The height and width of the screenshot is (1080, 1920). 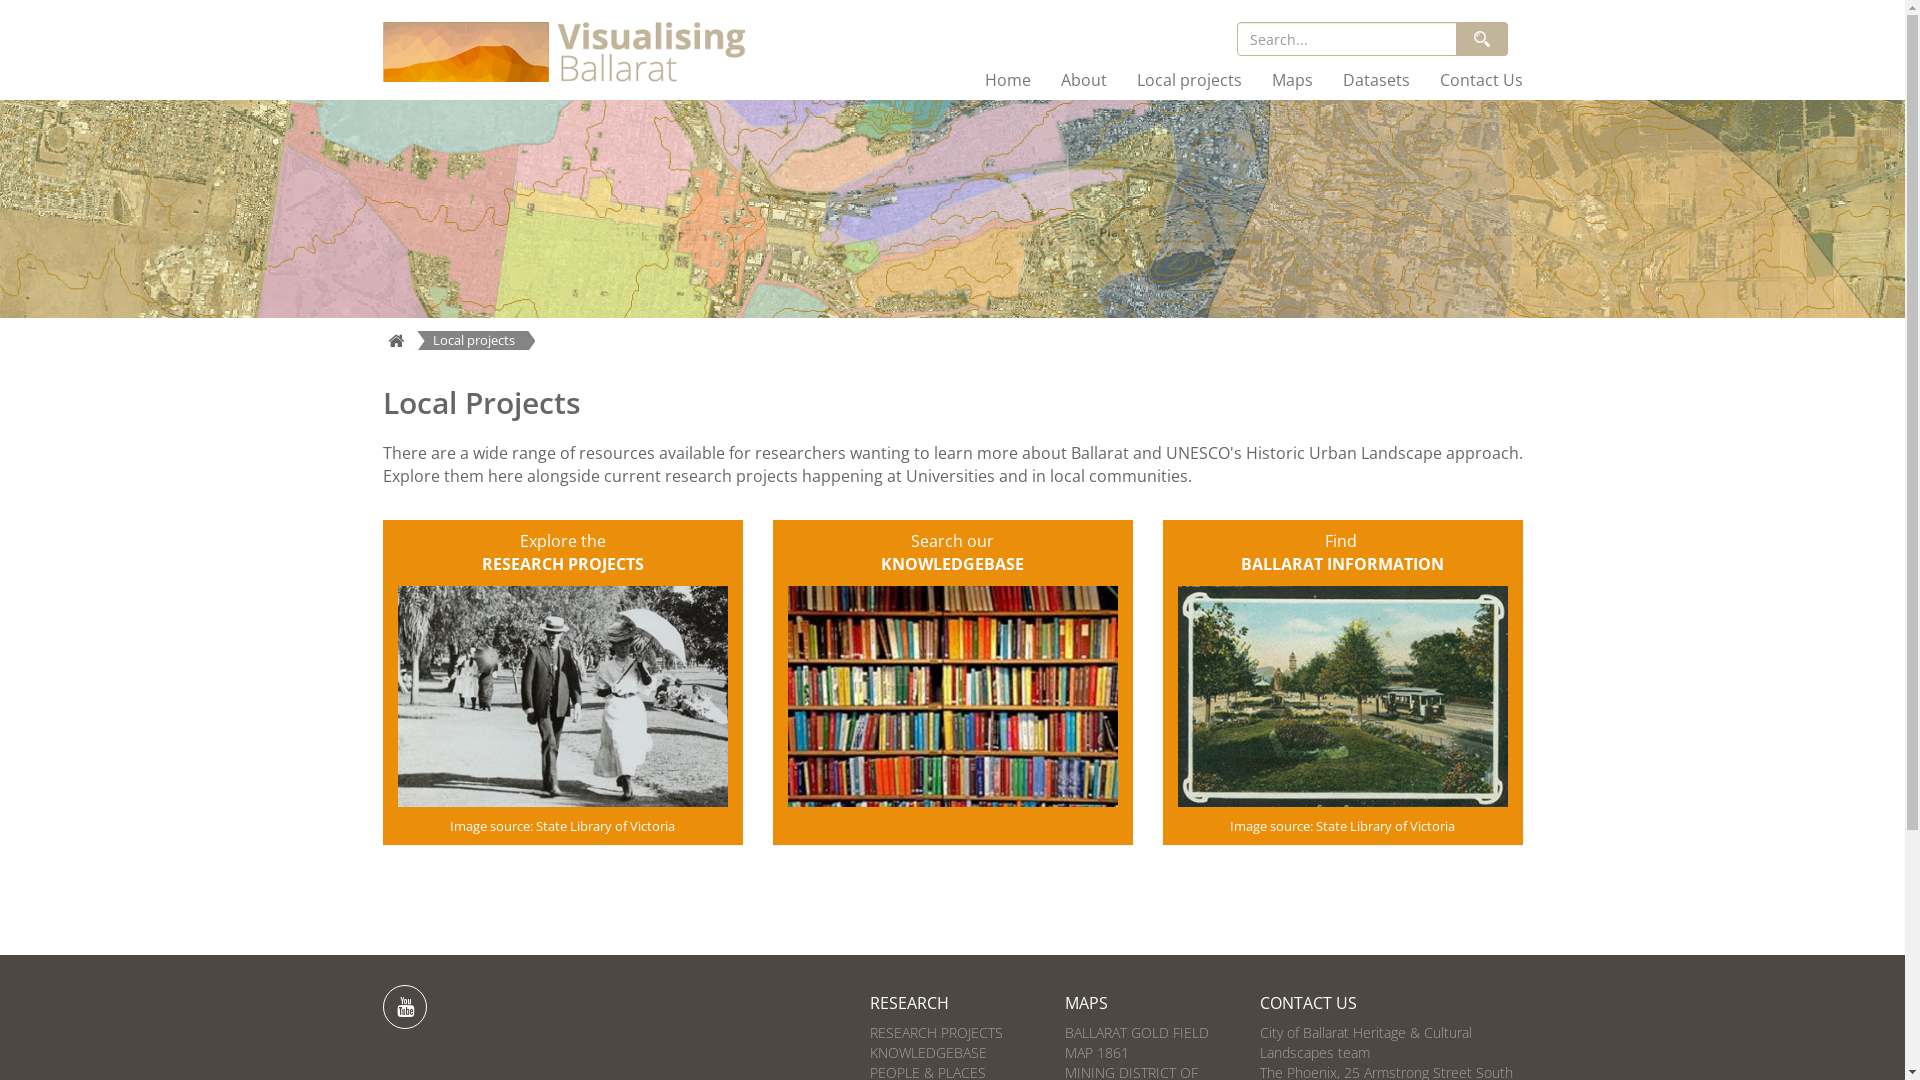 What do you see at coordinates (1375, 79) in the screenshot?
I see `'Datasets'` at bounding box center [1375, 79].